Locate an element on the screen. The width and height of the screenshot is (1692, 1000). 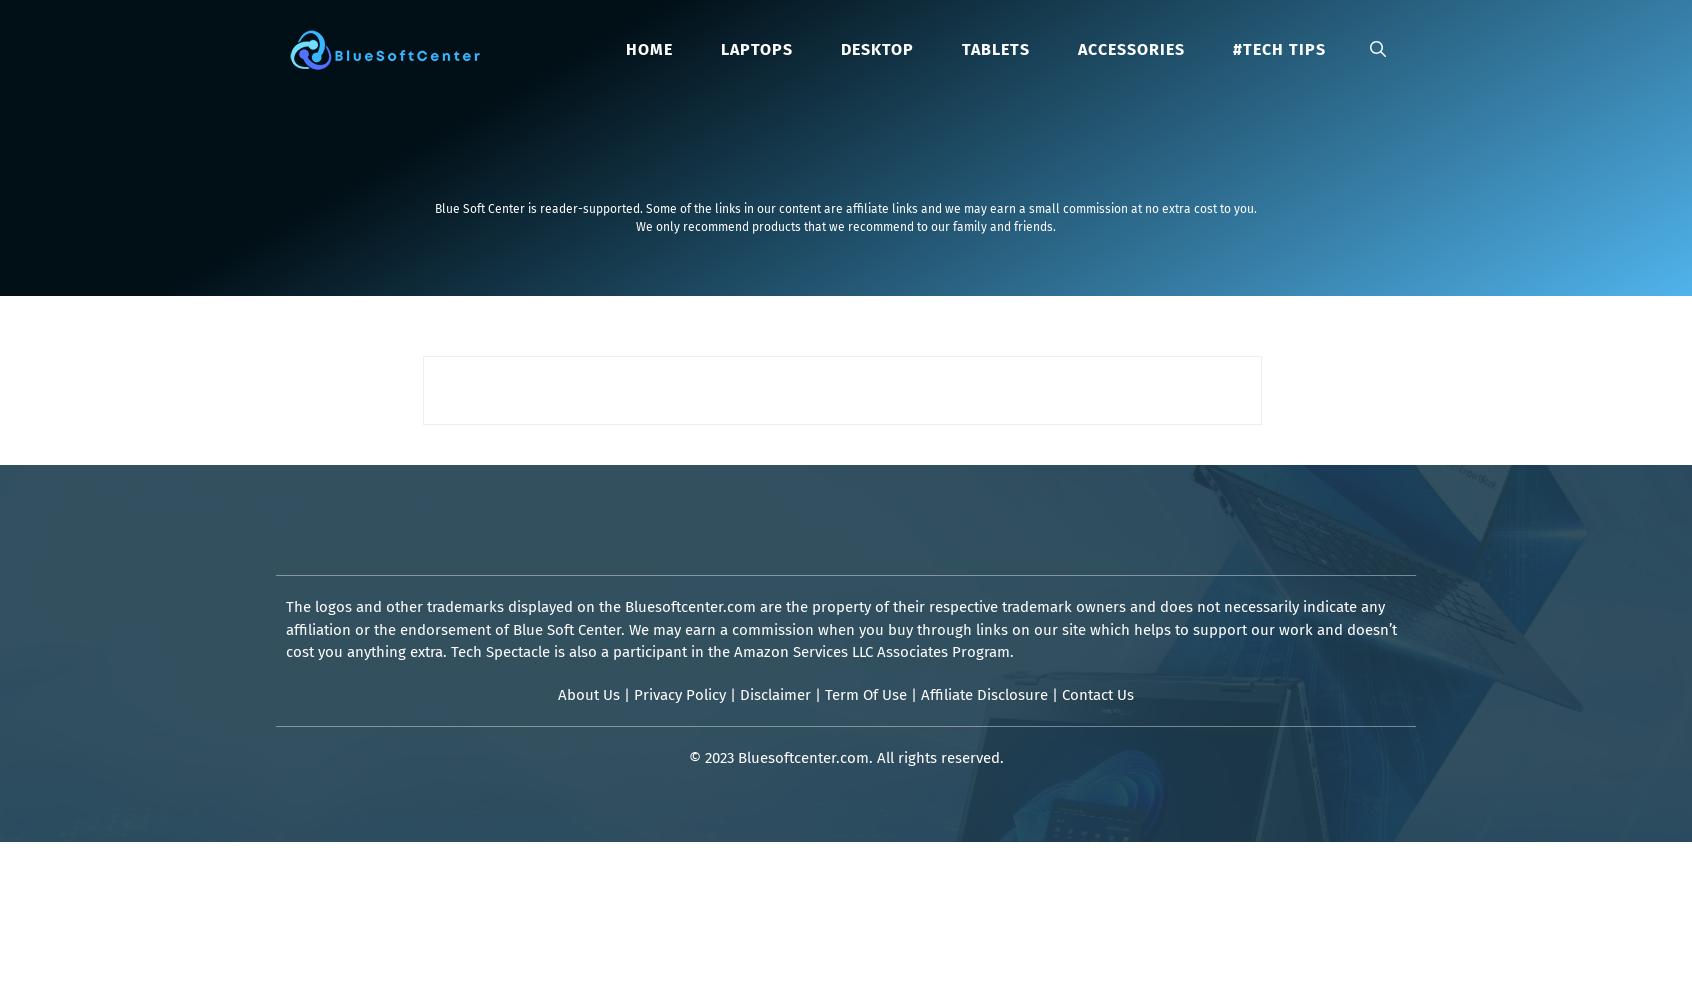
'#Tech Tips' is located at coordinates (1278, 49).